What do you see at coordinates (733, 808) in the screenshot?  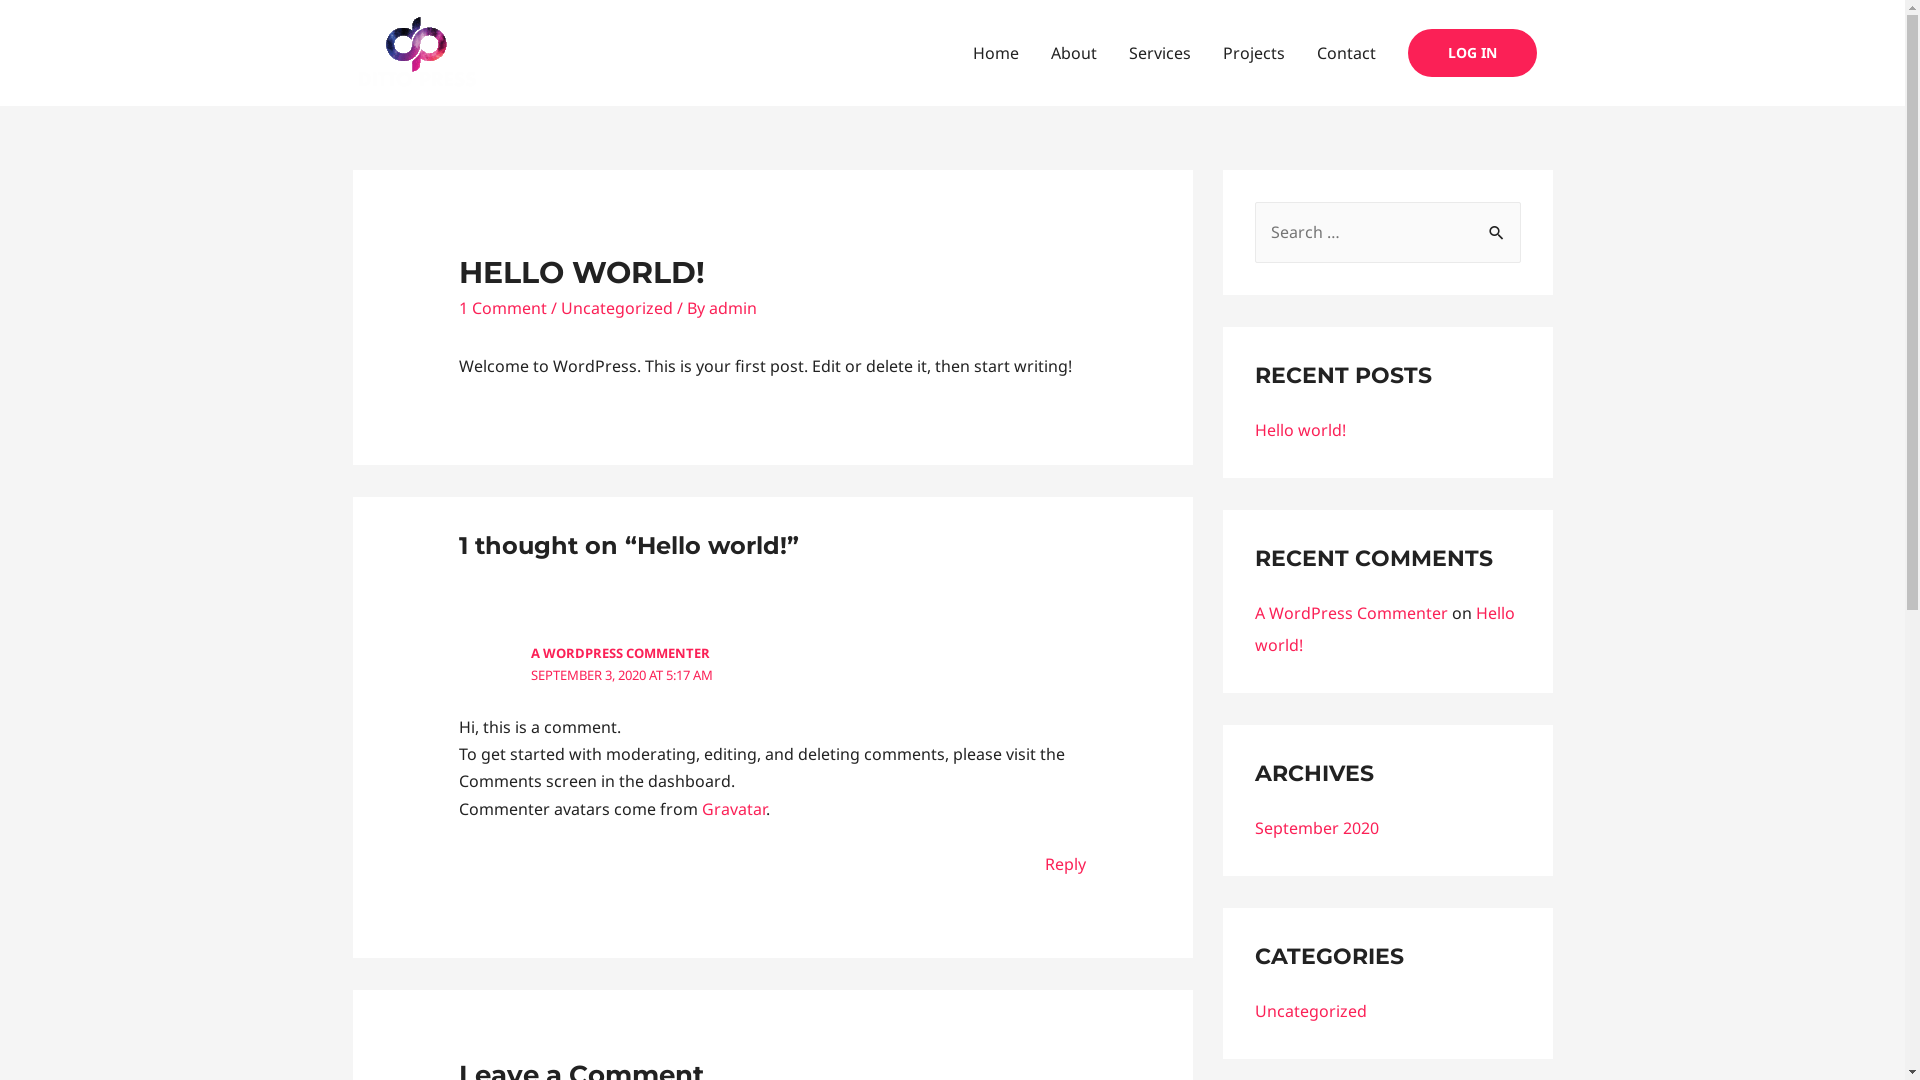 I see `'Gravatar'` at bounding box center [733, 808].